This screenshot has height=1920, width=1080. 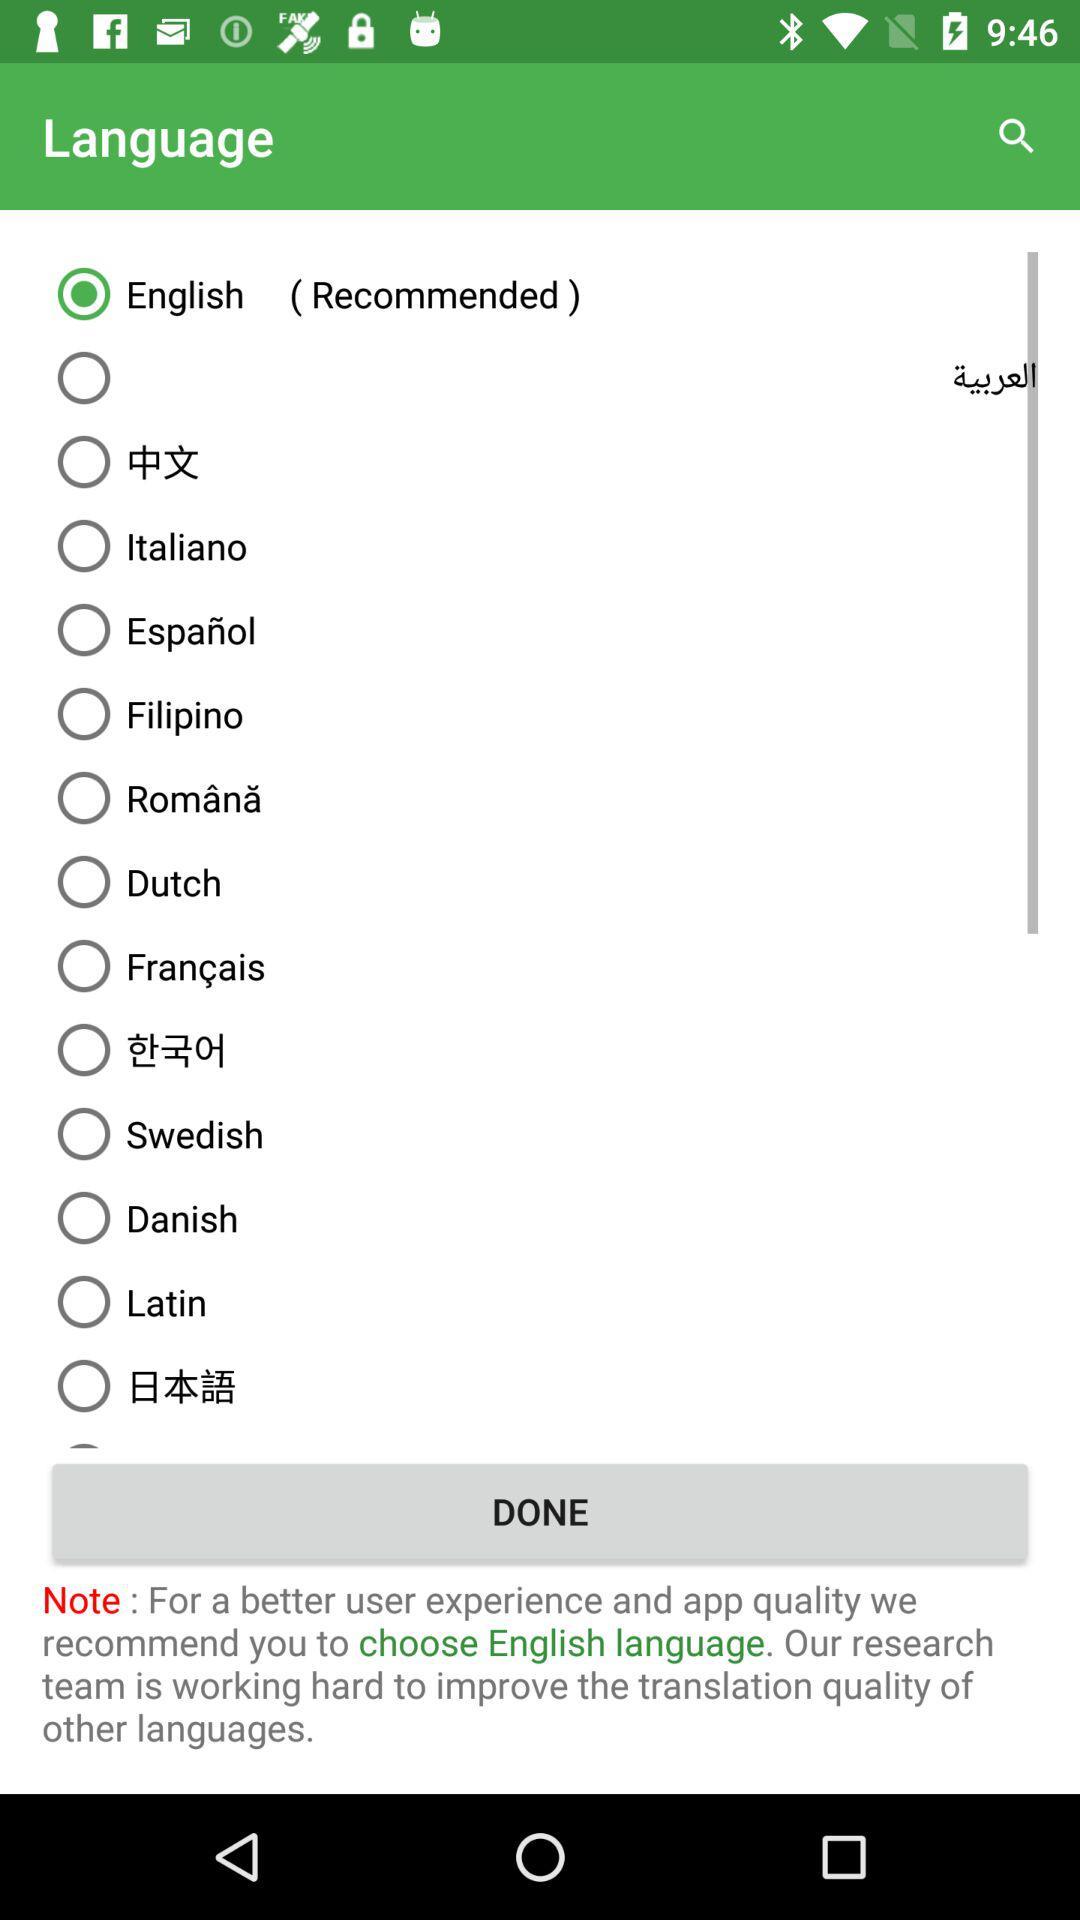 What do you see at coordinates (540, 1511) in the screenshot?
I see `the done icon` at bounding box center [540, 1511].